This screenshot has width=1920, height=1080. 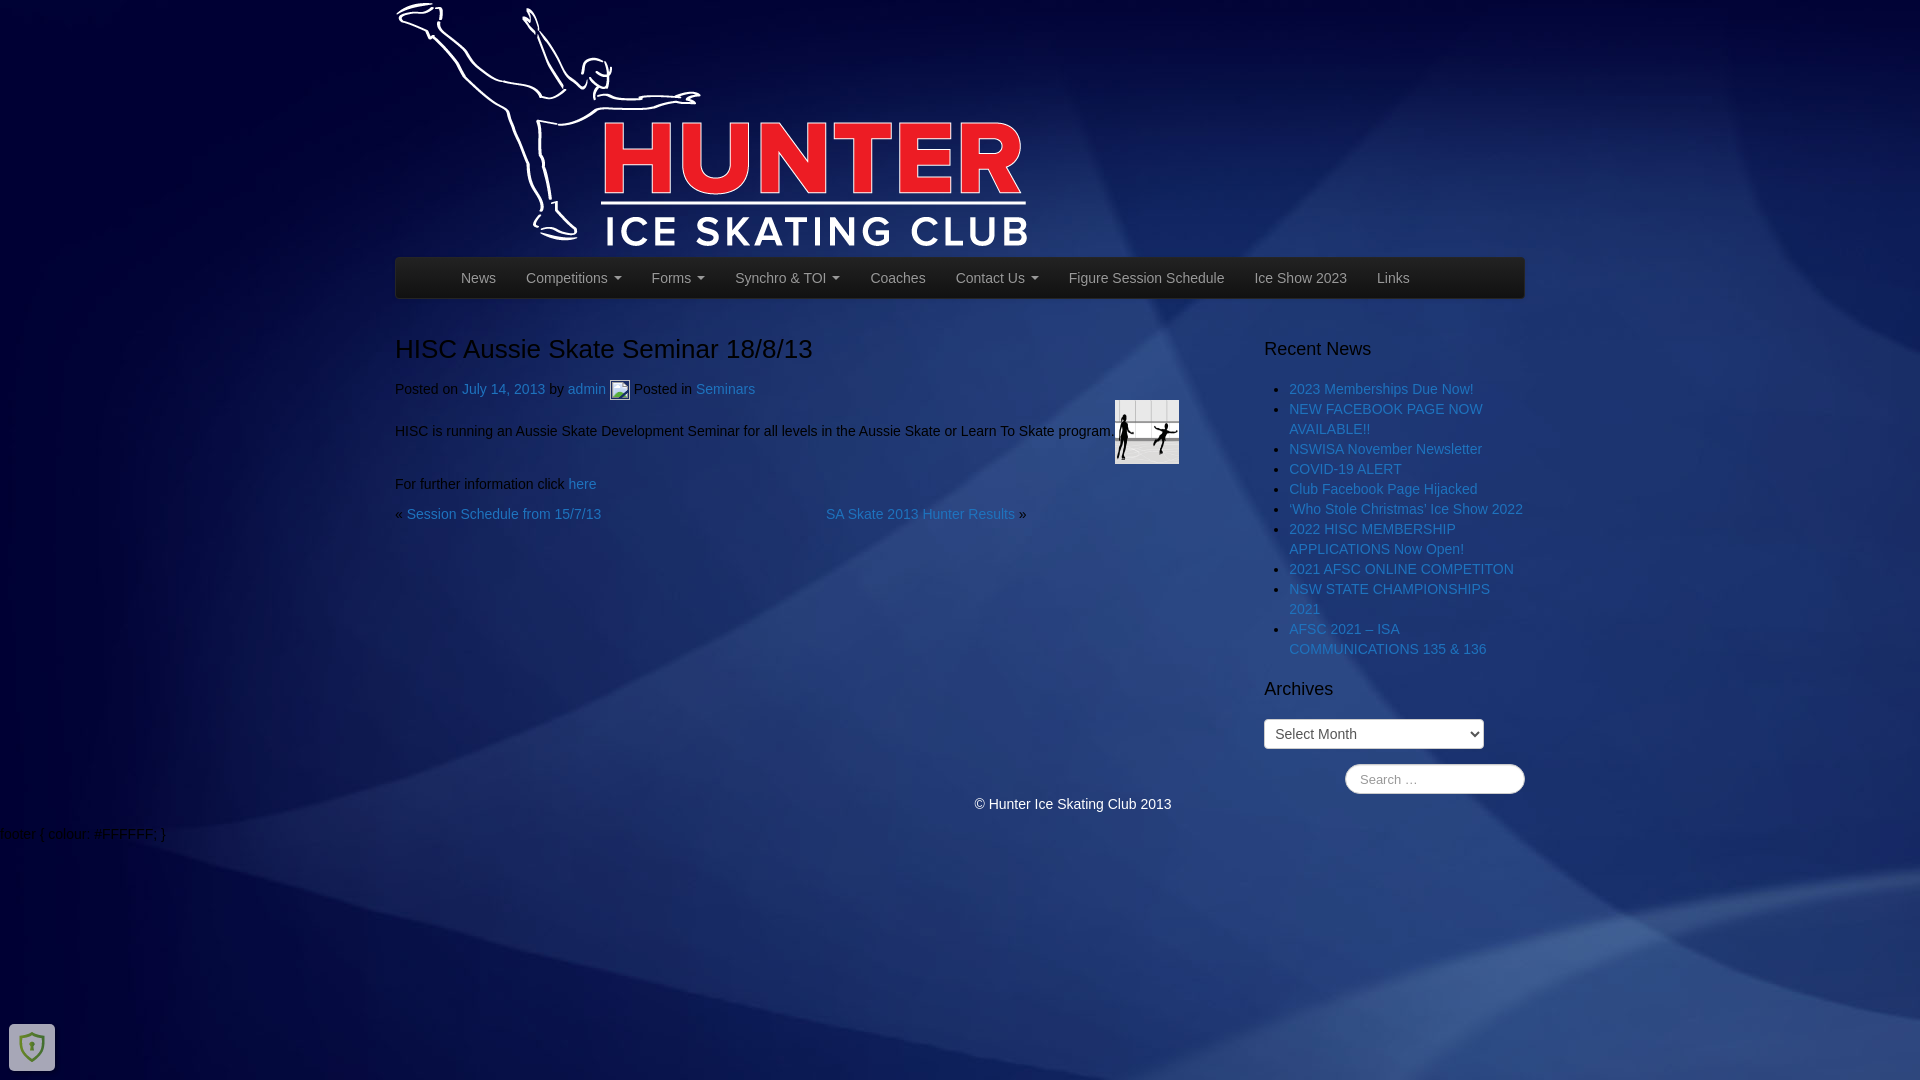 What do you see at coordinates (477, 277) in the screenshot?
I see `'News'` at bounding box center [477, 277].